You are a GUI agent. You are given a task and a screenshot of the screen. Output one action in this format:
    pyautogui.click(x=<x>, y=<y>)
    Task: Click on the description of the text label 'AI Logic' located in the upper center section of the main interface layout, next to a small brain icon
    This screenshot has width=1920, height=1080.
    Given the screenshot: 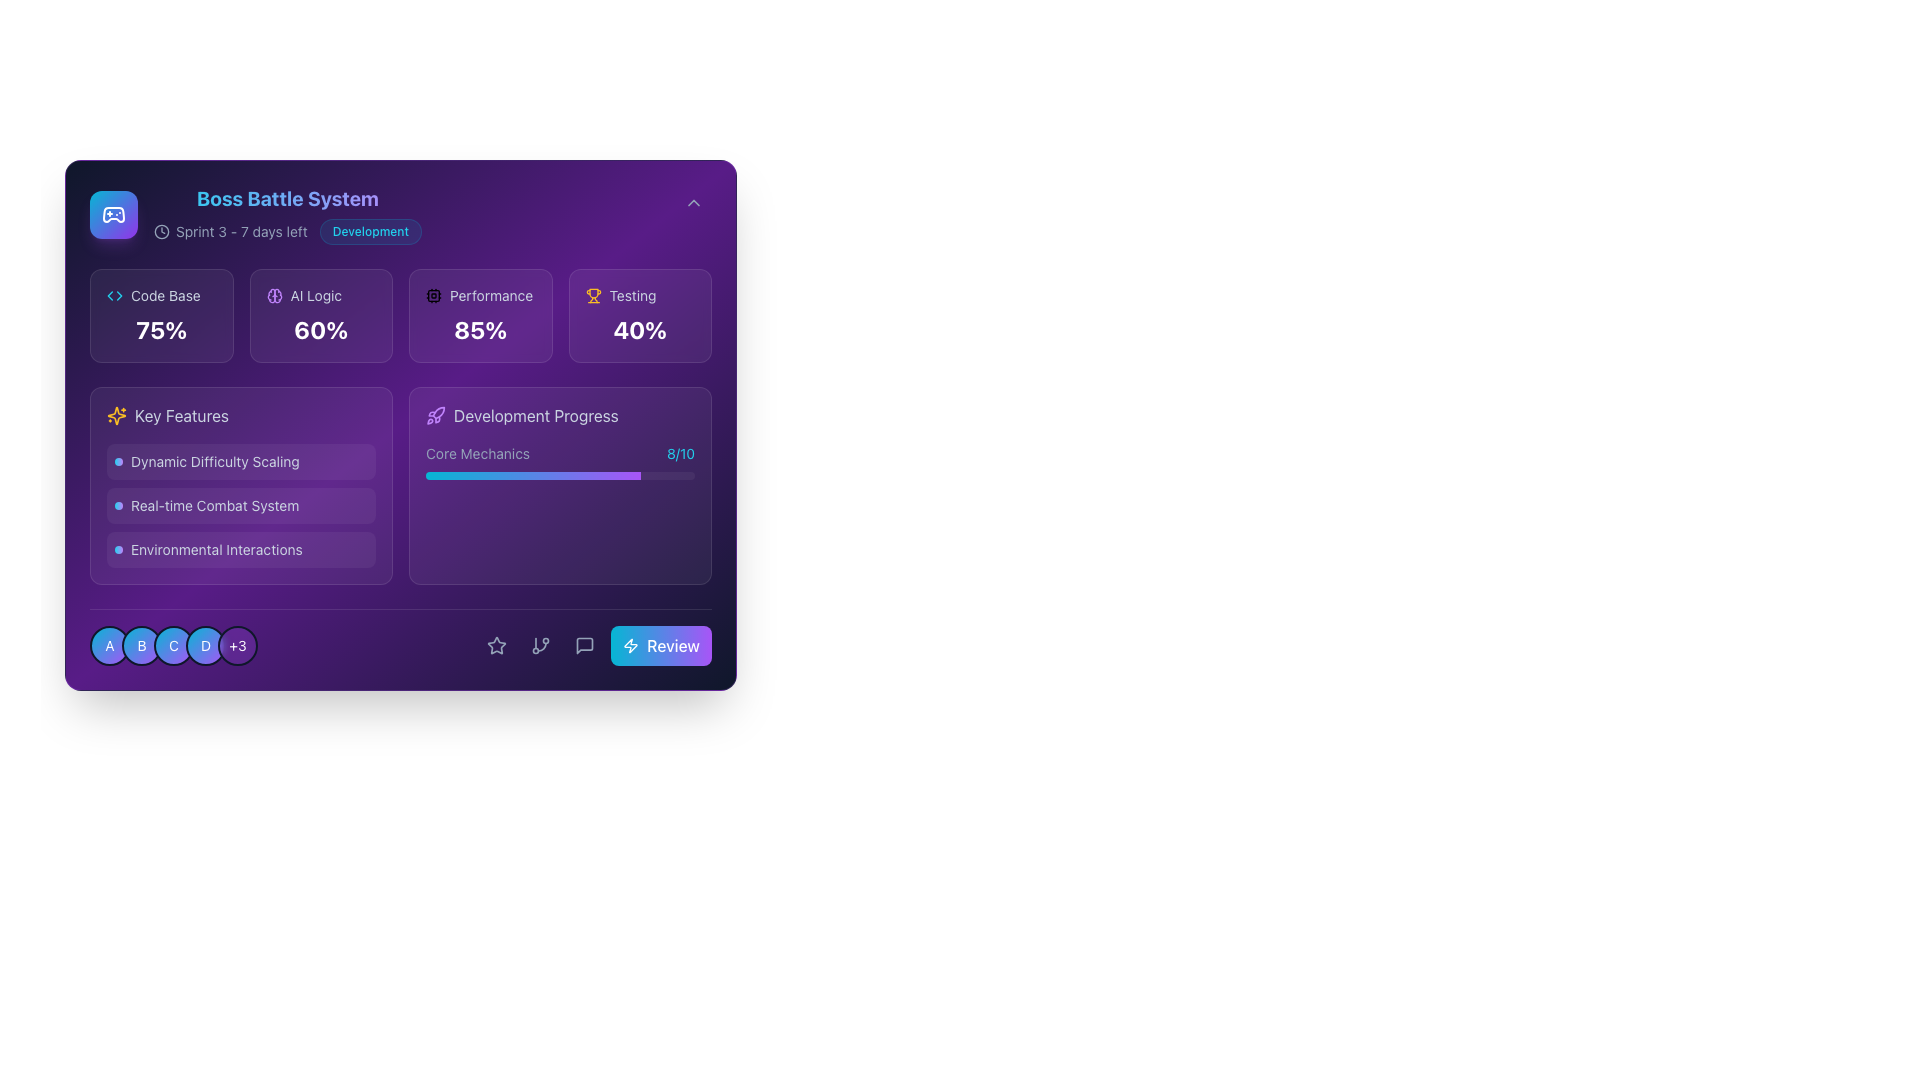 What is the action you would take?
    pyautogui.click(x=315, y=296)
    